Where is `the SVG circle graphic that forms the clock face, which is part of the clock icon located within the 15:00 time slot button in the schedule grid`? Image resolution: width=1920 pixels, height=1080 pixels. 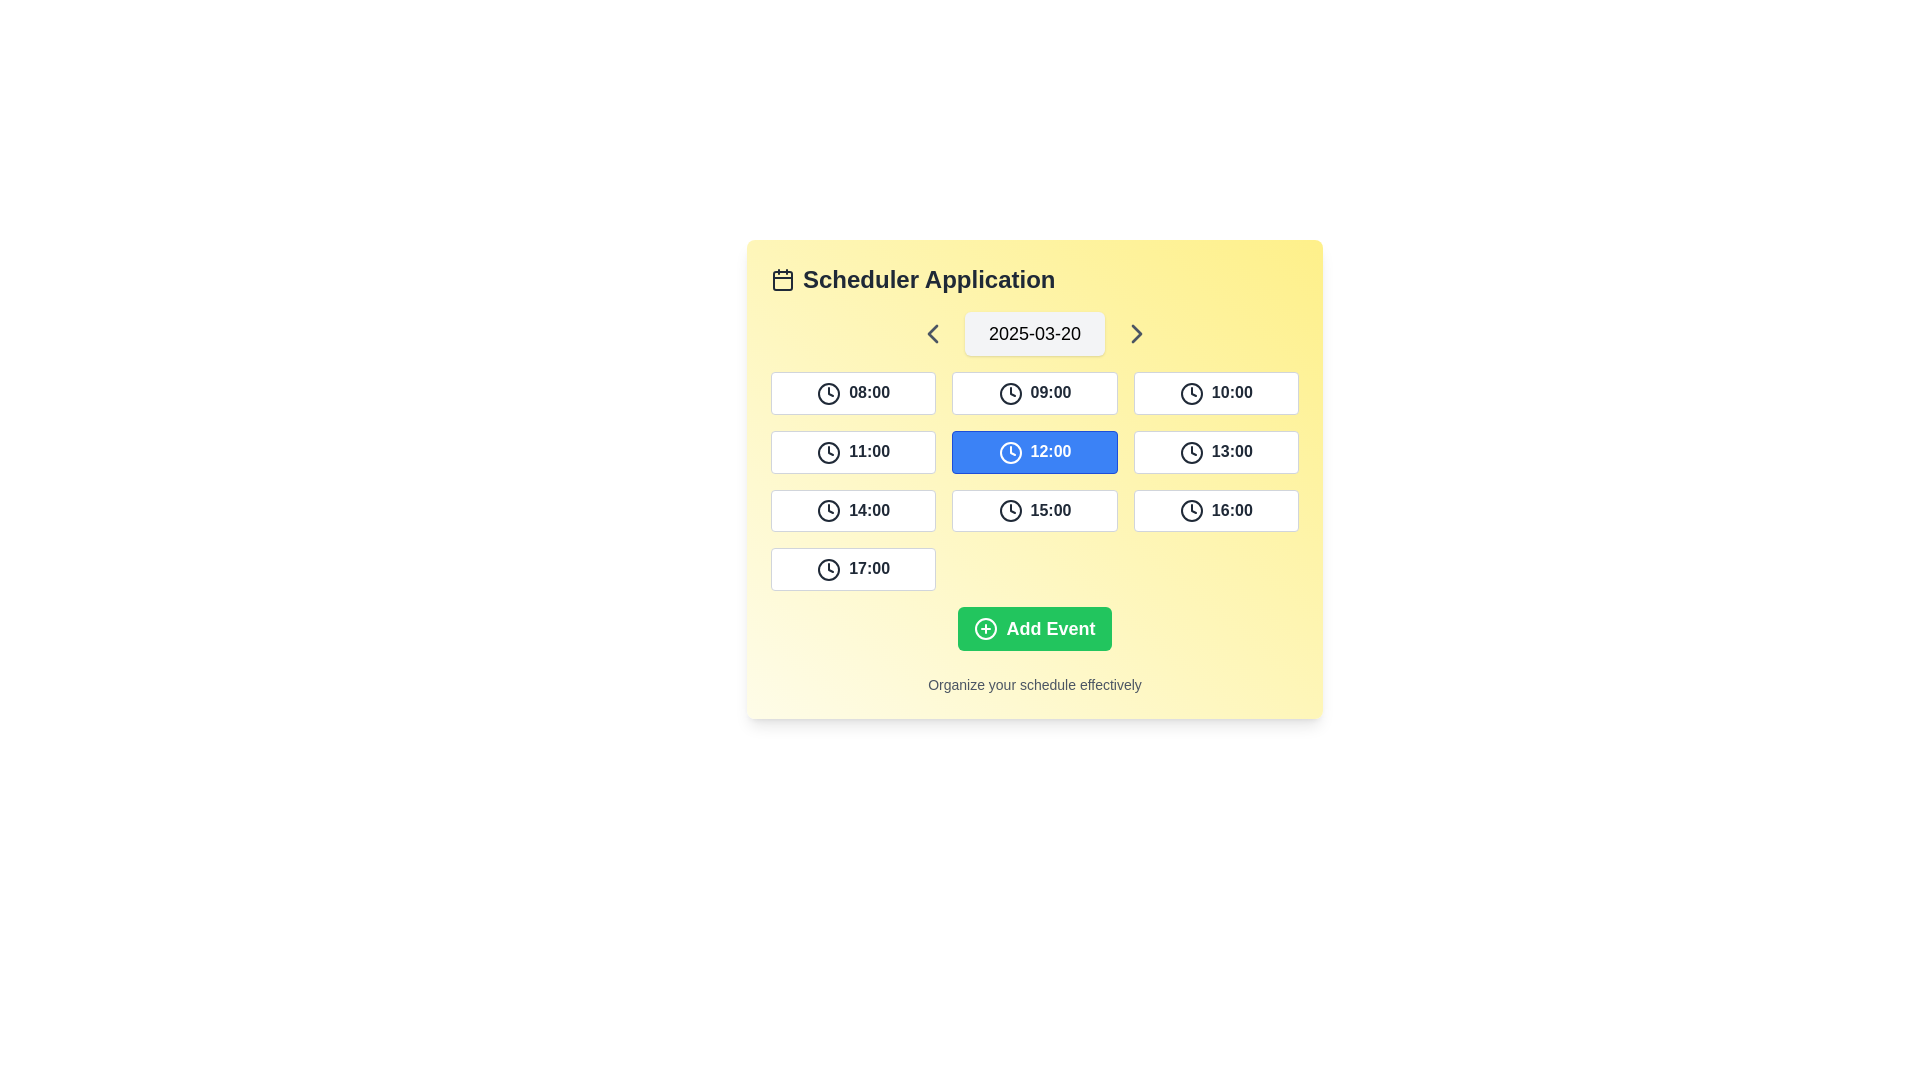 the SVG circle graphic that forms the clock face, which is part of the clock icon located within the 15:00 time slot button in the schedule grid is located at coordinates (1010, 510).